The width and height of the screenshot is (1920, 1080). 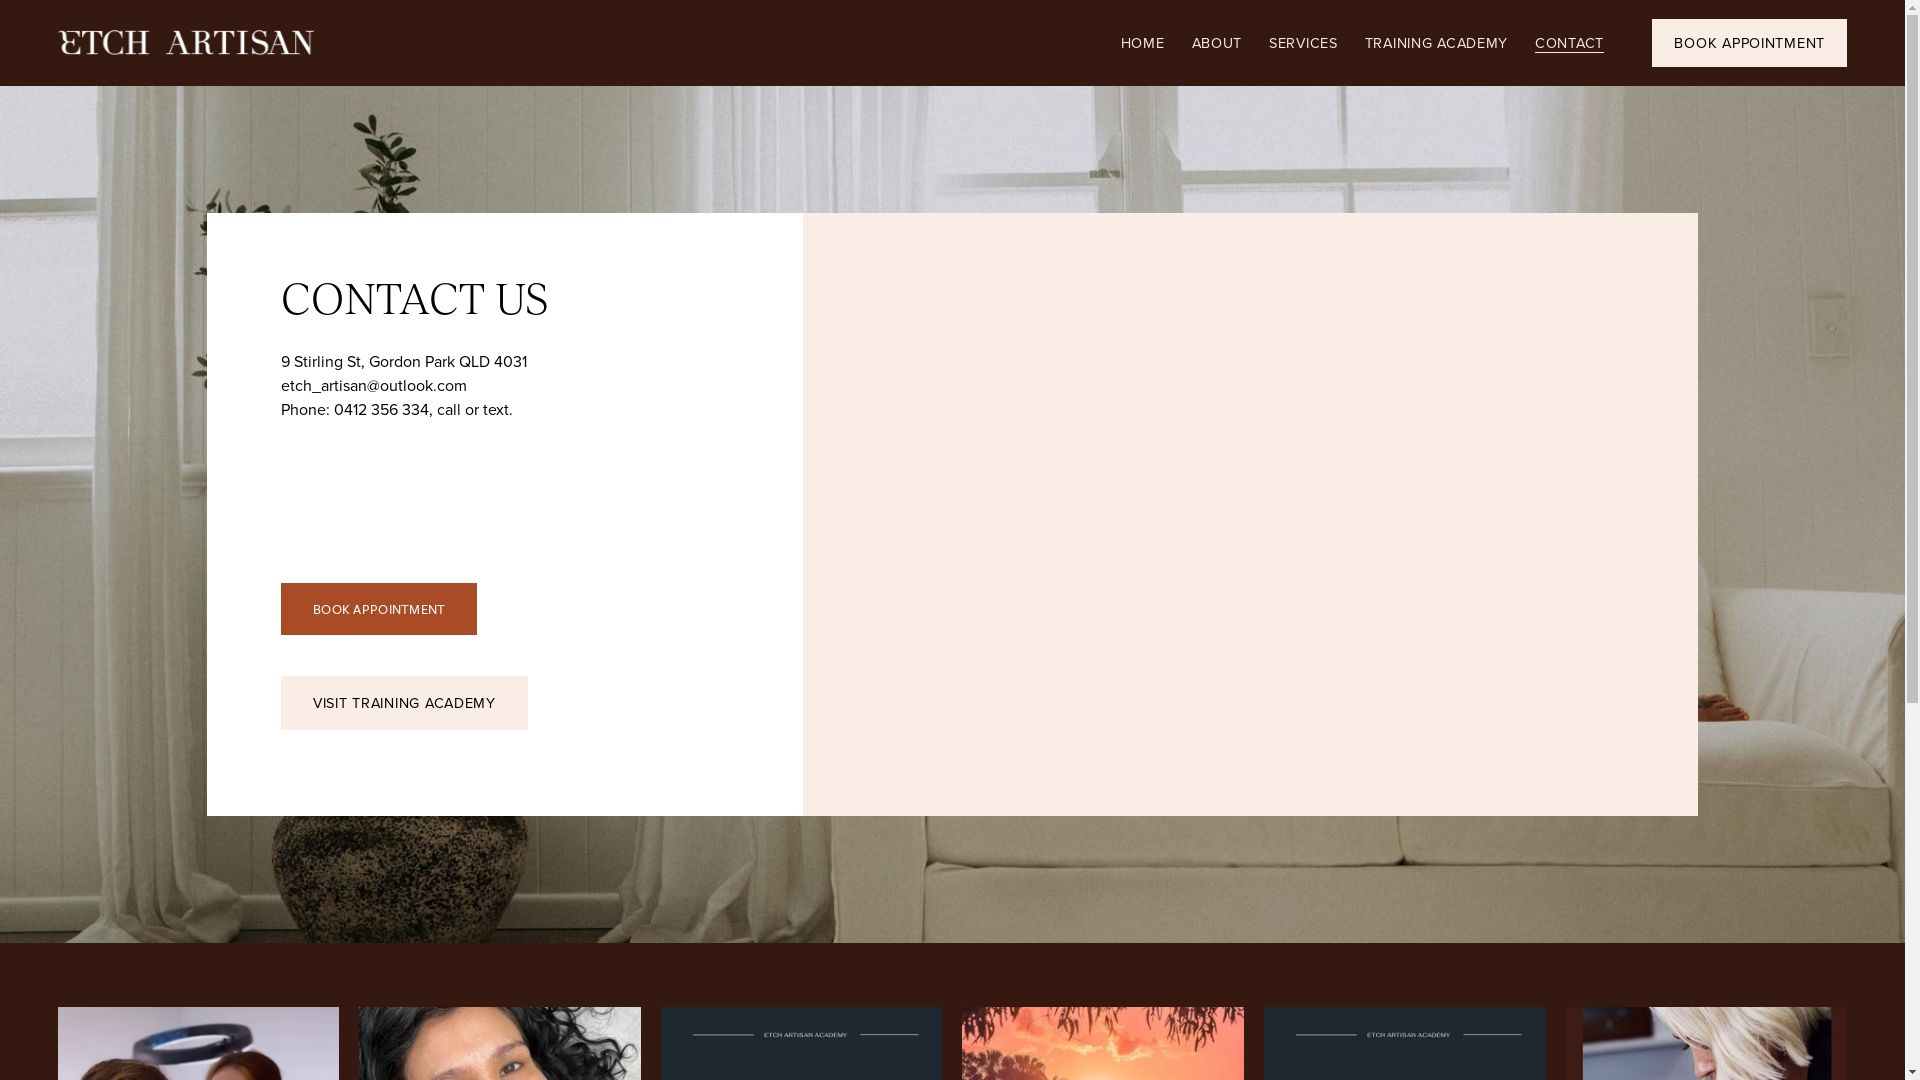 What do you see at coordinates (379, 608) in the screenshot?
I see `'BOOK APPOINTMENT'` at bounding box center [379, 608].